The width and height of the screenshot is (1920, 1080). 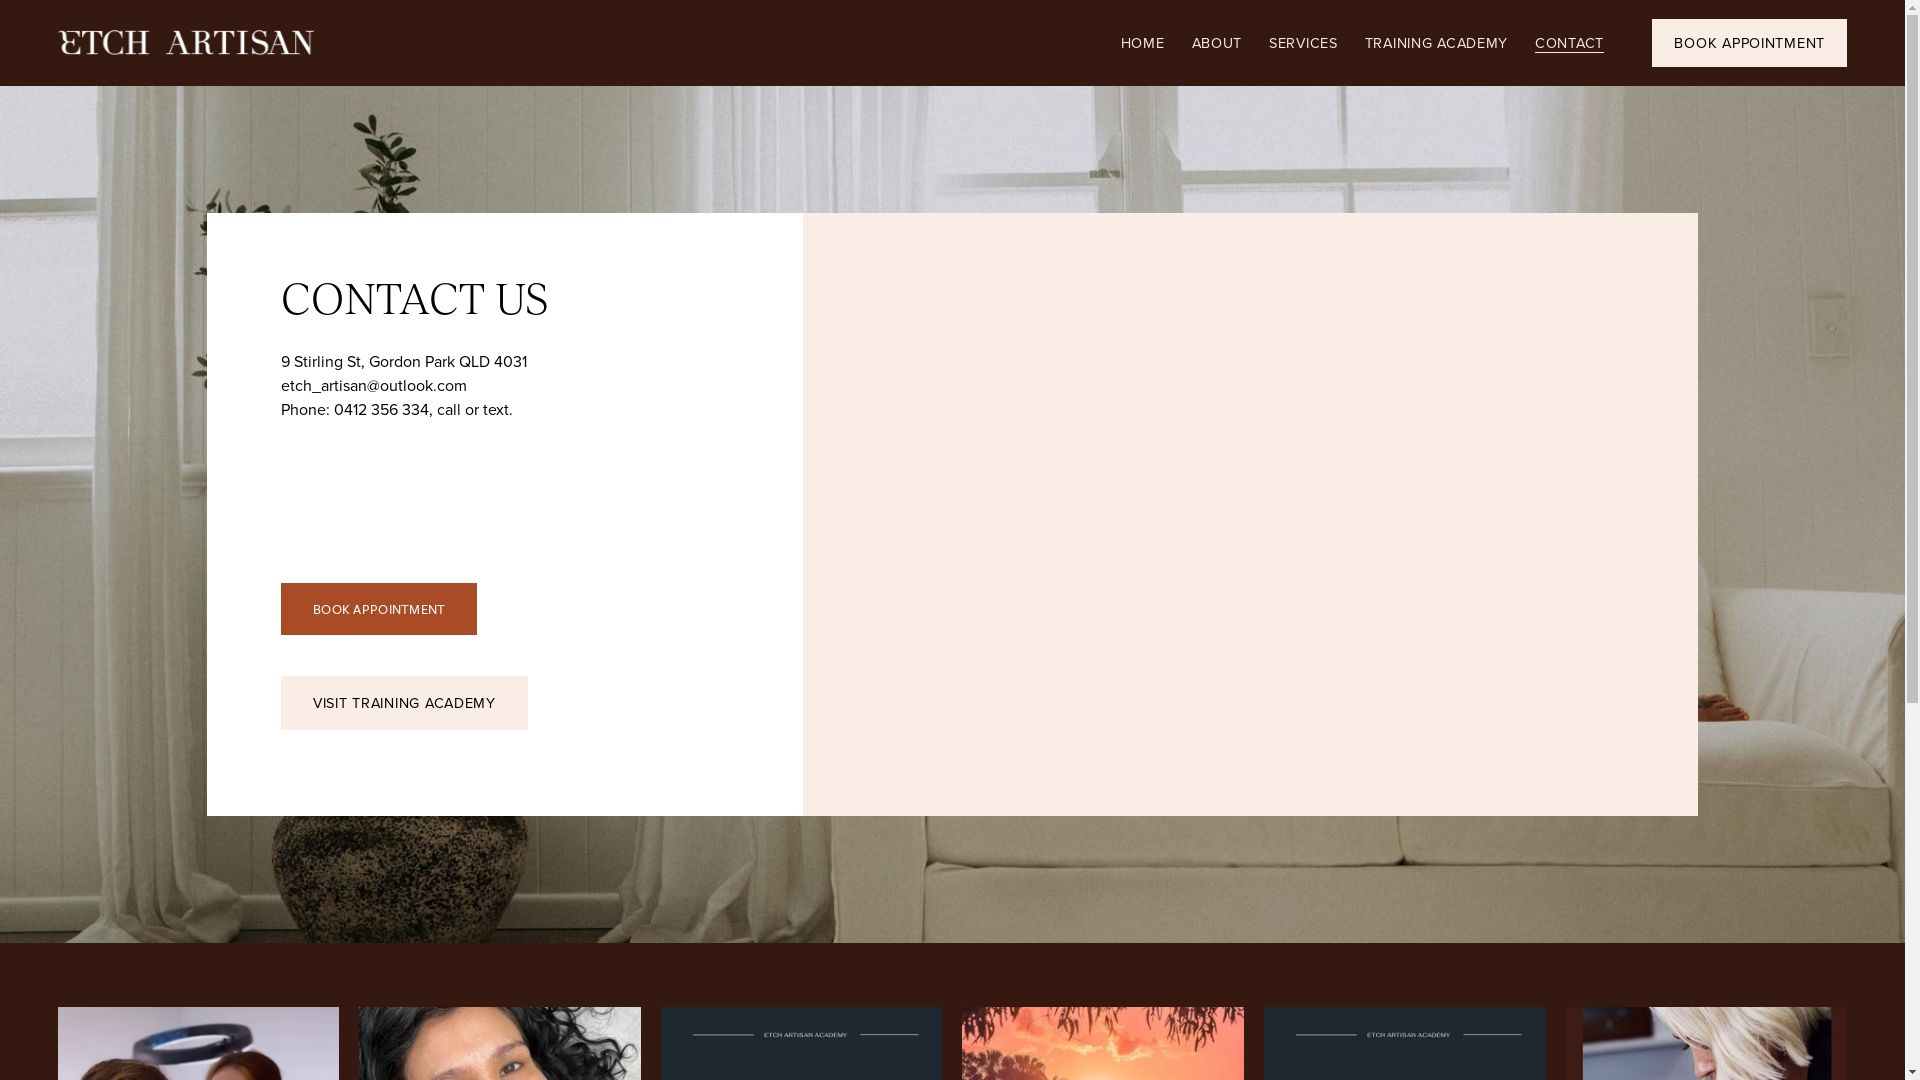 What do you see at coordinates (379, 608) in the screenshot?
I see `'BOOK APPOINTMENT'` at bounding box center [379, 608].